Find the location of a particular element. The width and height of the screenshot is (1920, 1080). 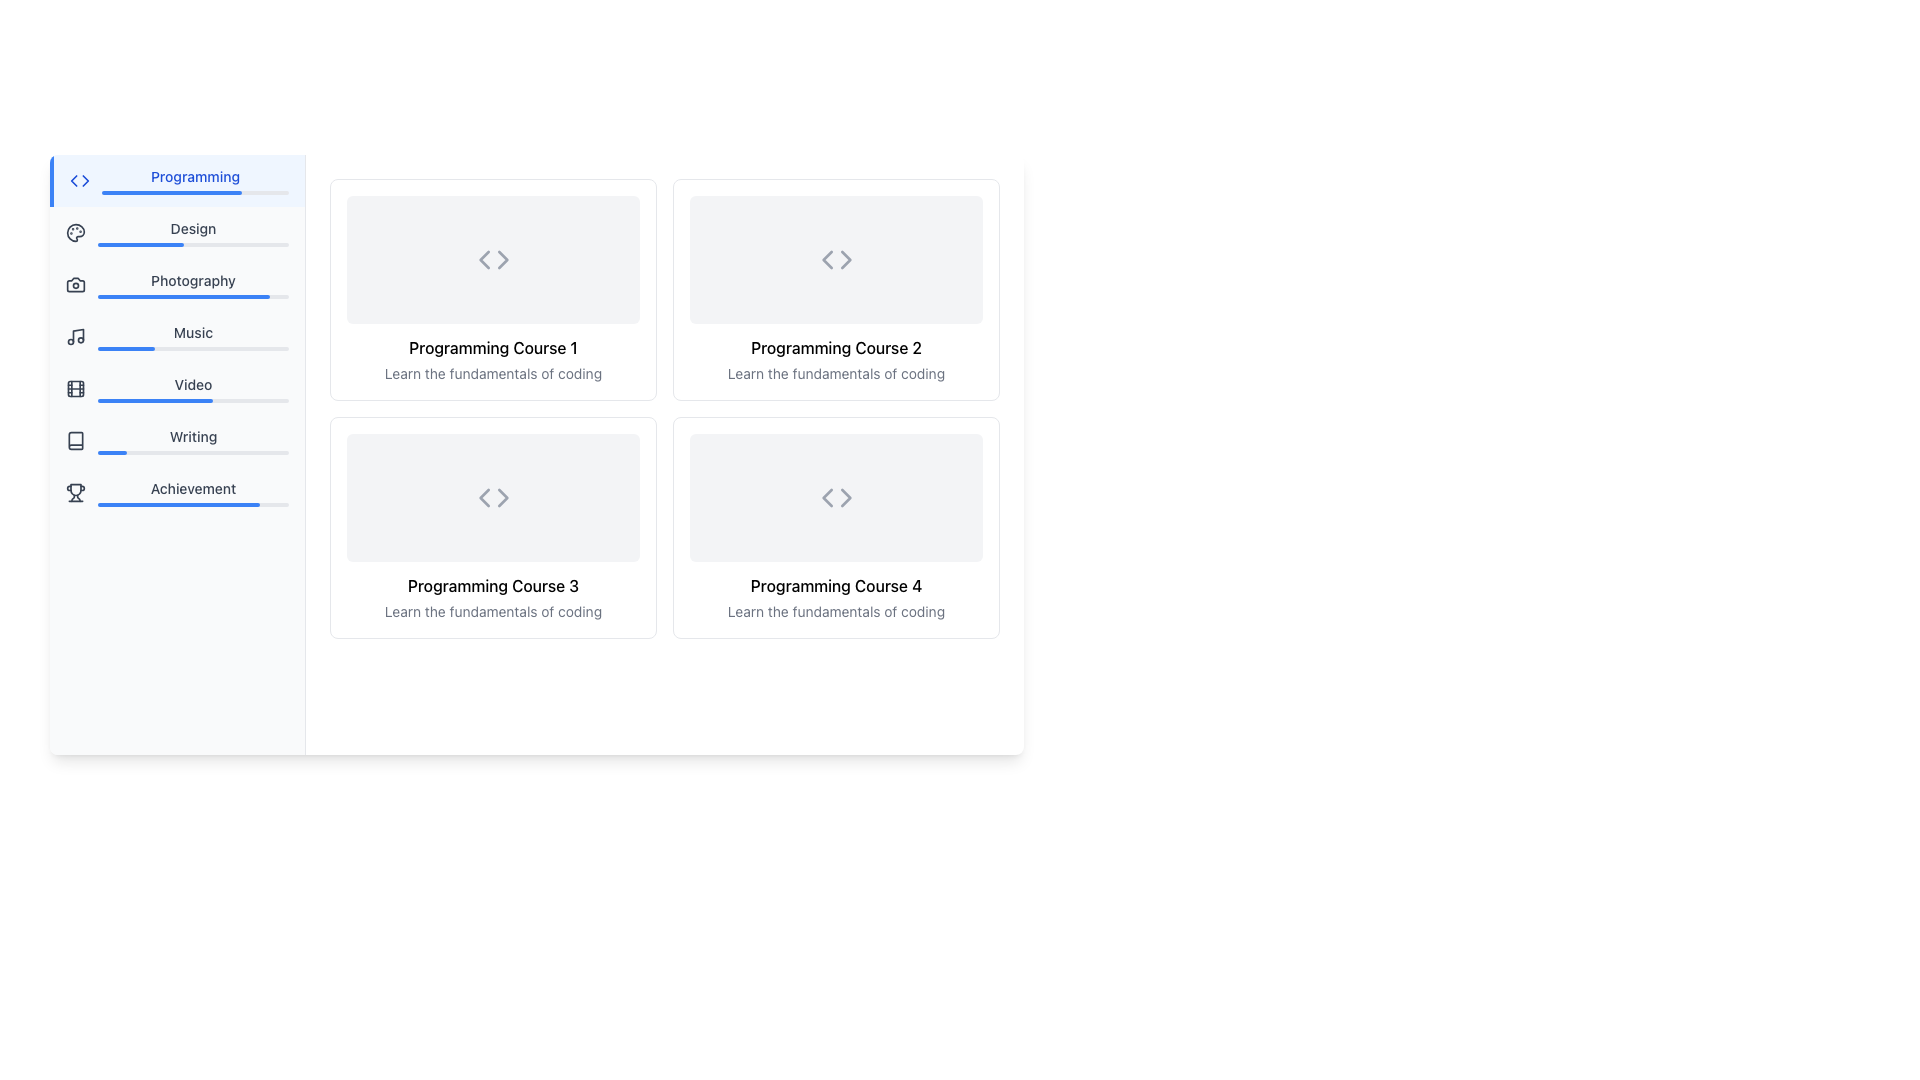

the 'Photography' icon in the sidebar menu, which visually represents the photography section is located at coordinates (76, 285).